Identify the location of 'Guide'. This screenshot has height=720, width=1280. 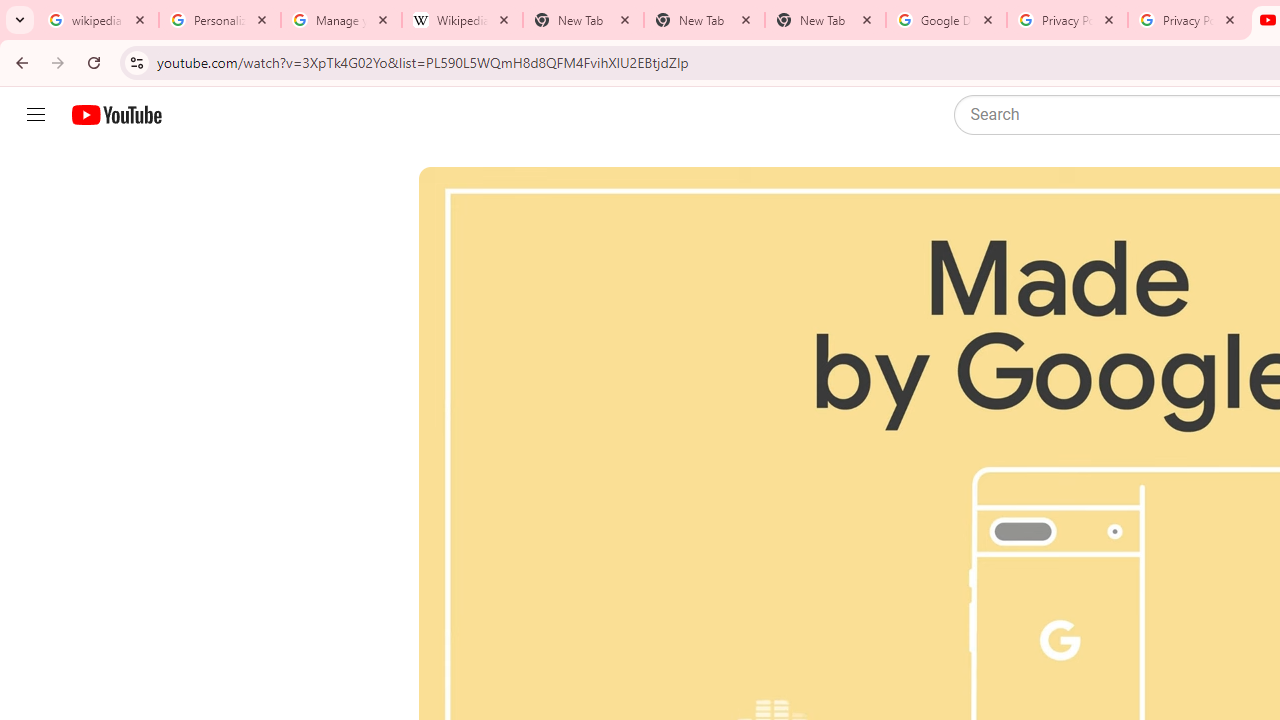
(35, 115).